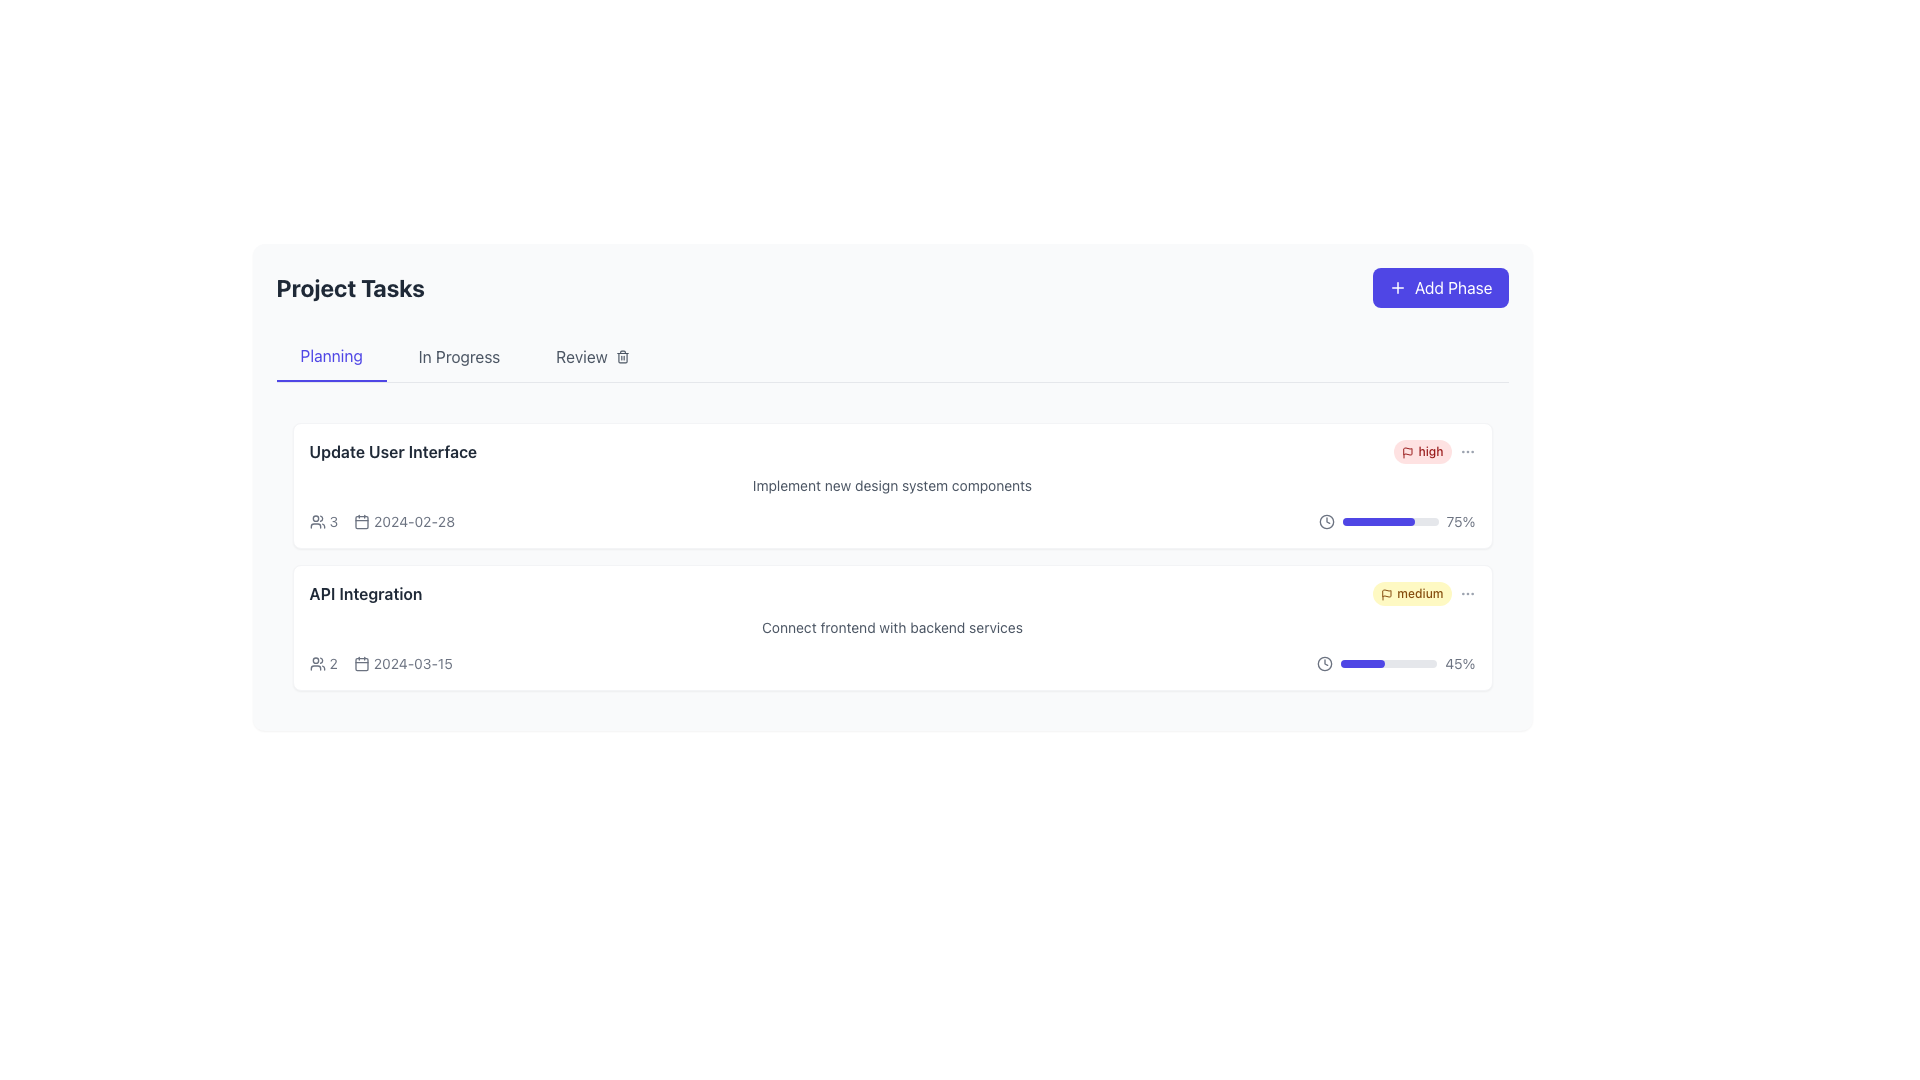  What do you see at coordinates (413, 520) in the screenshot?
I see `the text label displaying the date '2024-02-28' located next to the calendar icon in the first task entry of the task list` at bounding box center [413, 520].